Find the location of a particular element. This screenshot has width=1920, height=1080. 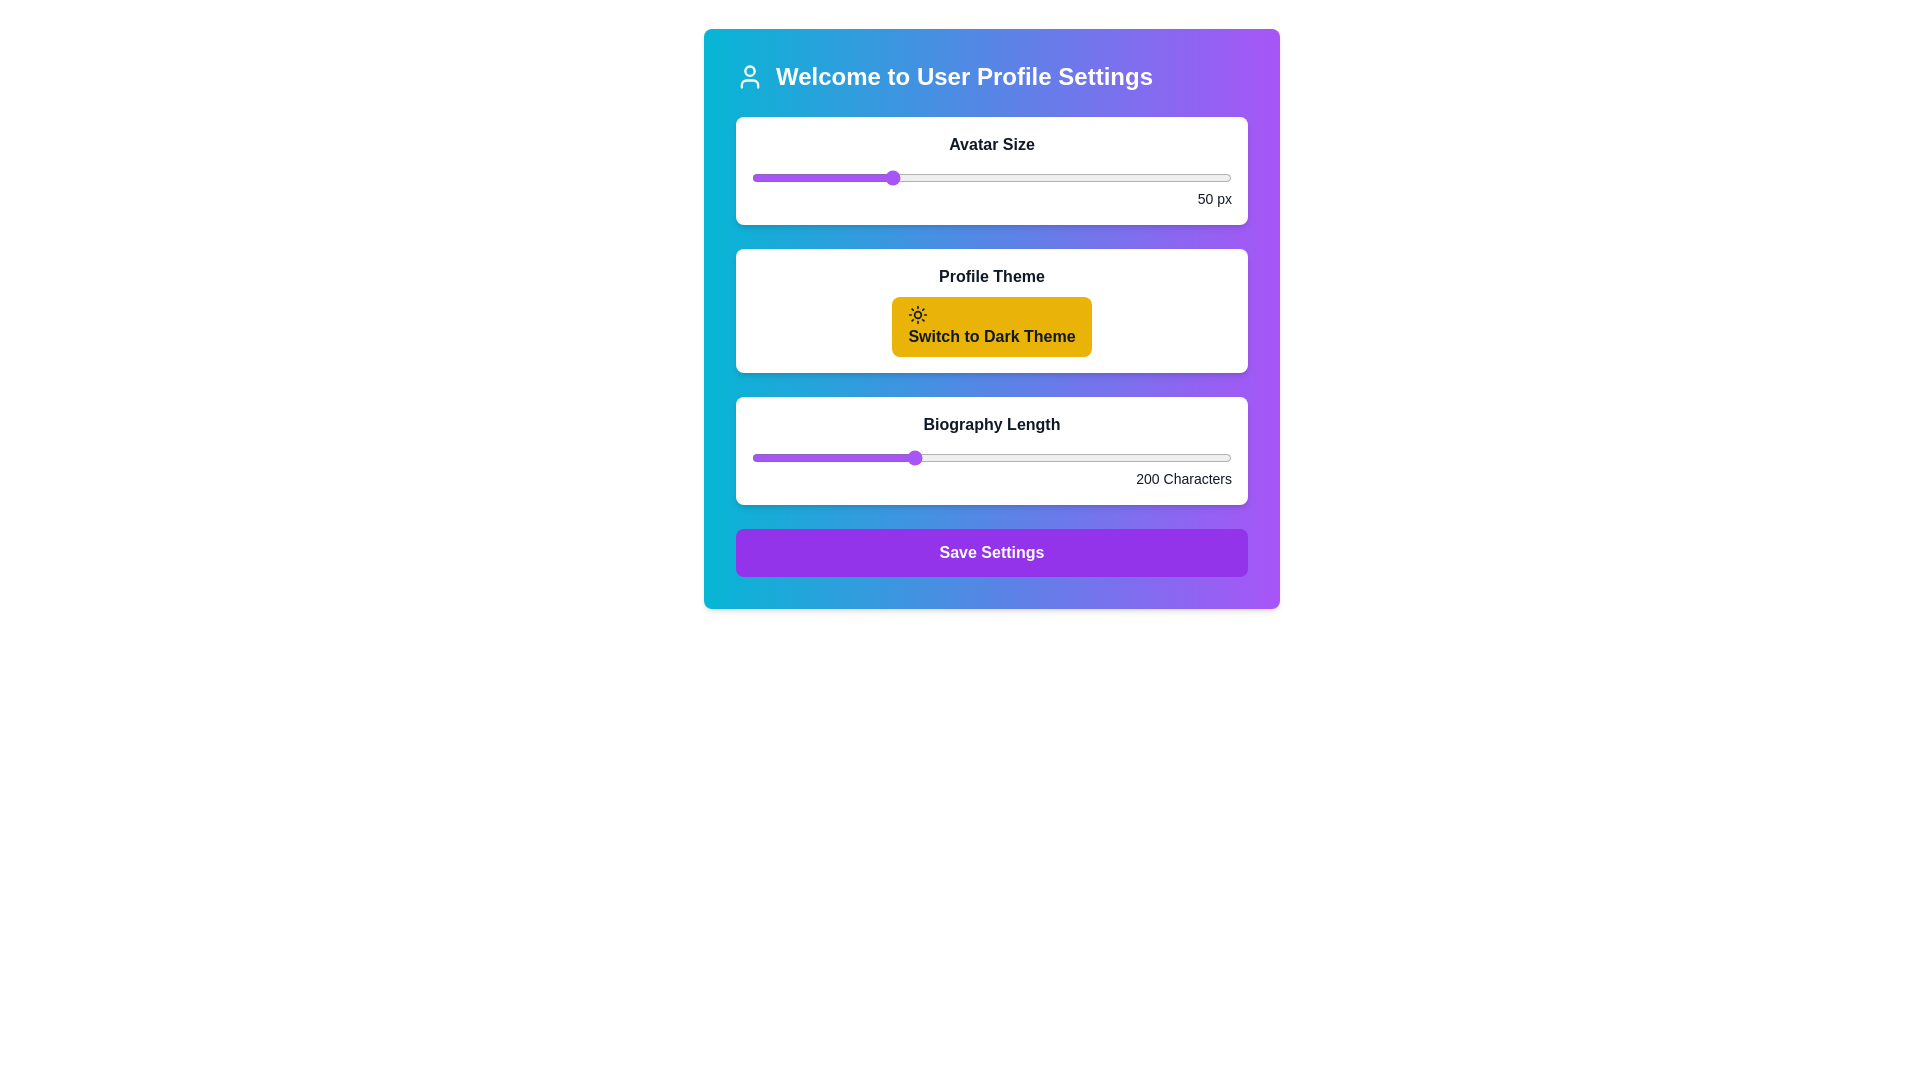

the biography length is located at coordinates (1093, 458).